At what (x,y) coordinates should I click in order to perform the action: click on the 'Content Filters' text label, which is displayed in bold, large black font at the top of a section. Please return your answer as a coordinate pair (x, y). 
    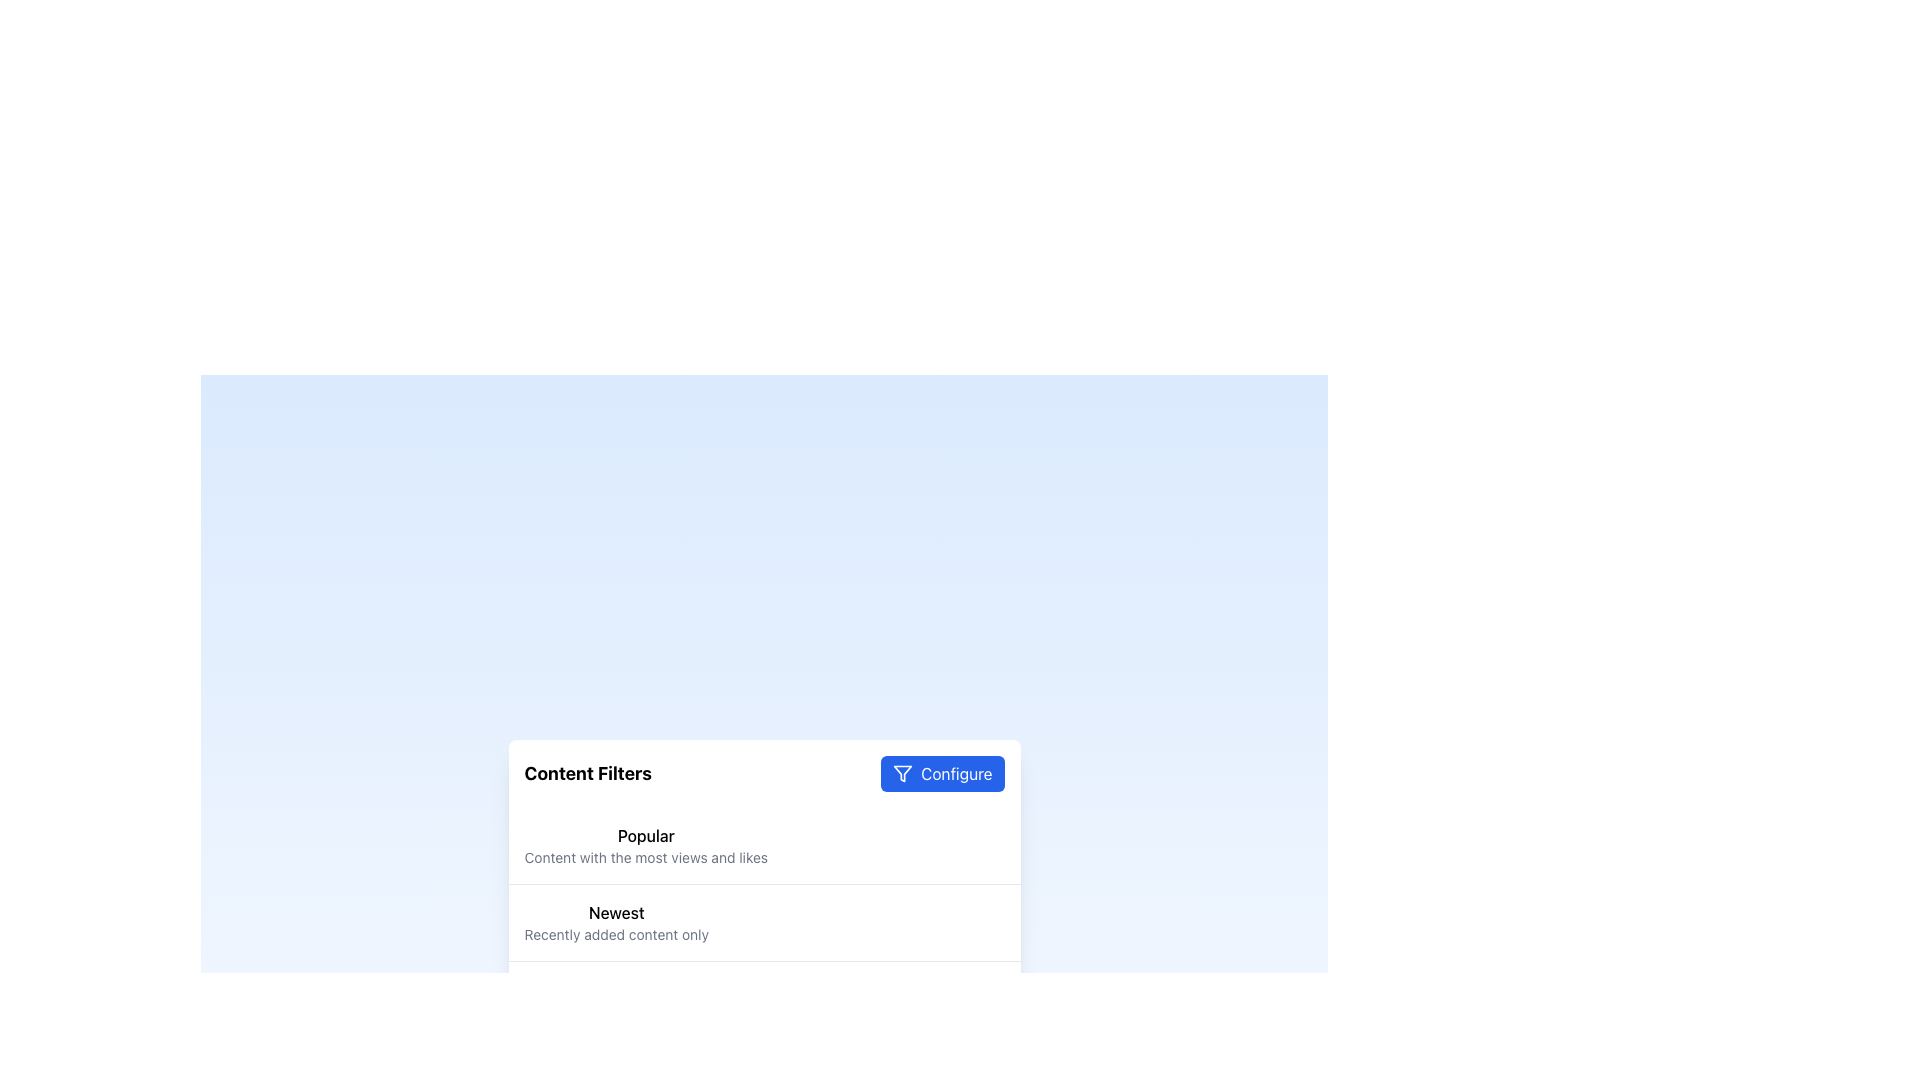
    Looking at the image, I should click on (587, 773).